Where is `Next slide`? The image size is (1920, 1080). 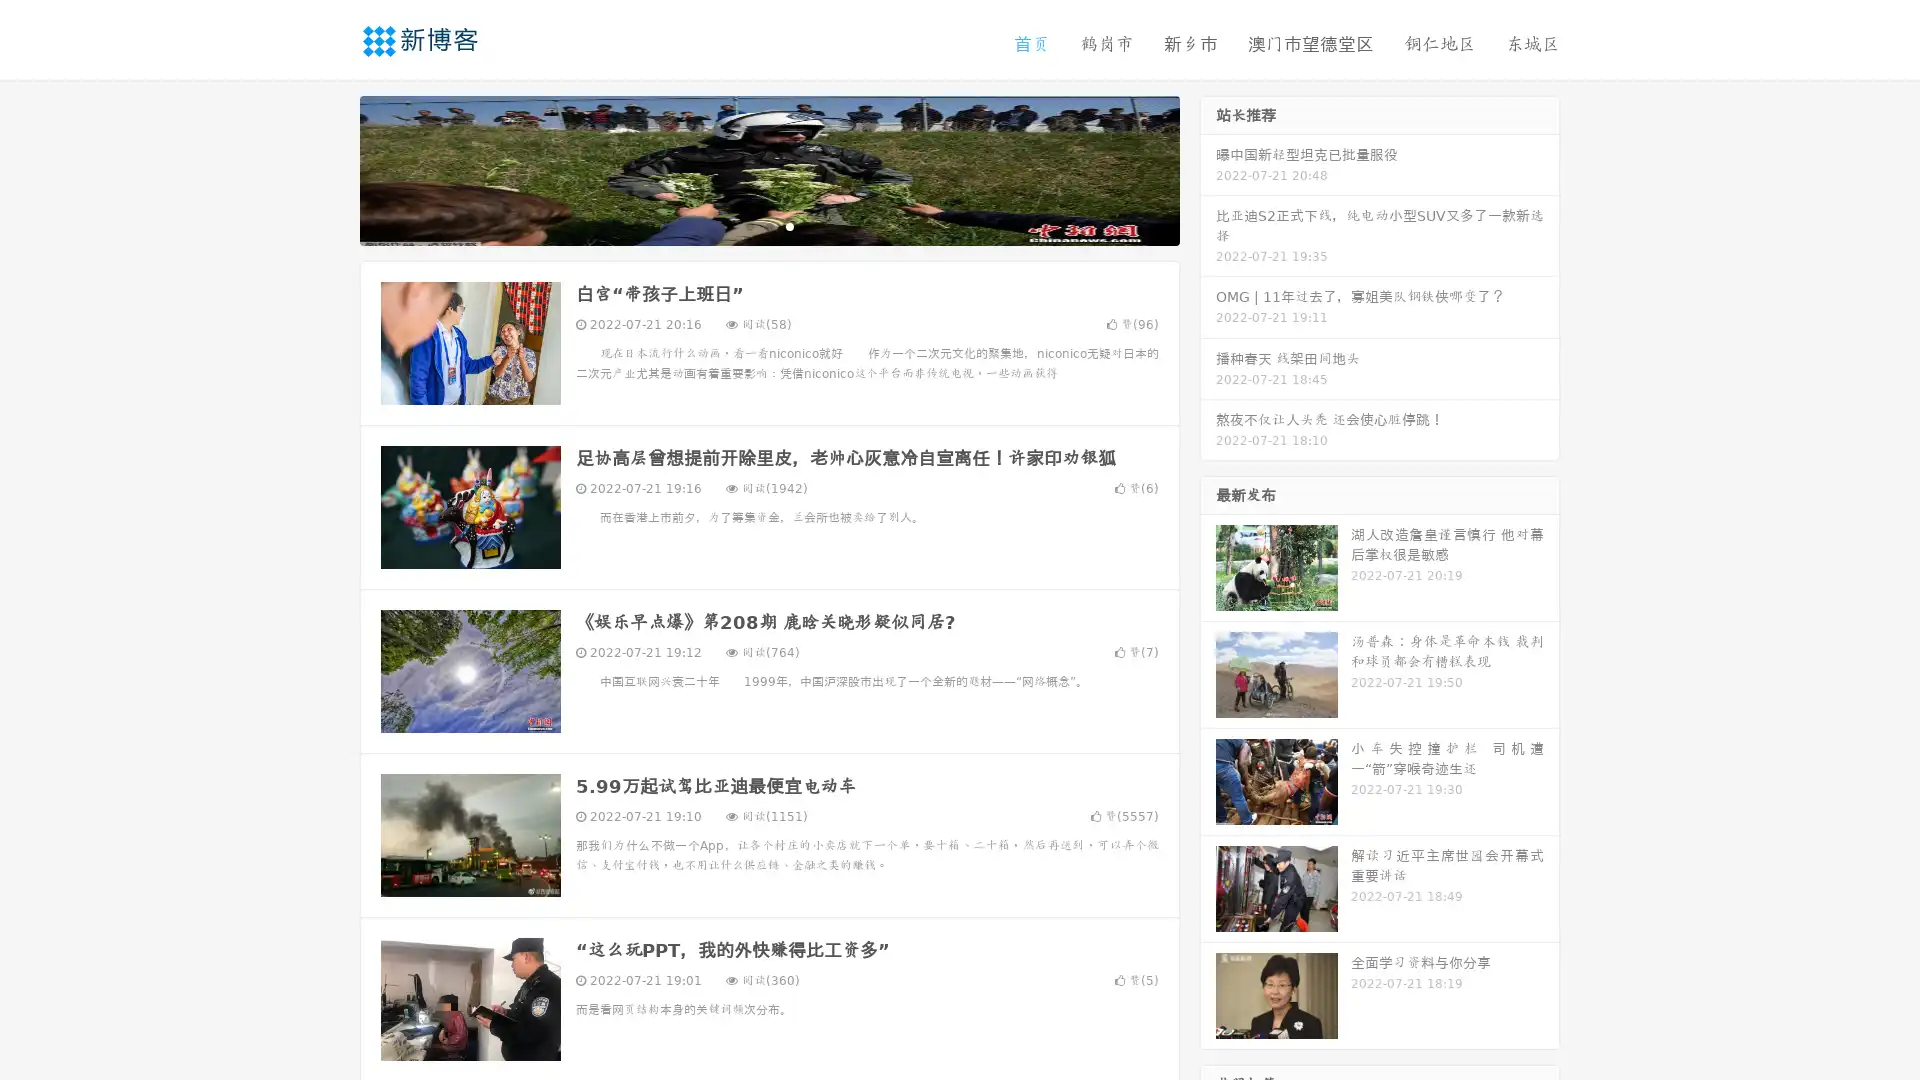
Next slide is located at coordinates (1208, 168).